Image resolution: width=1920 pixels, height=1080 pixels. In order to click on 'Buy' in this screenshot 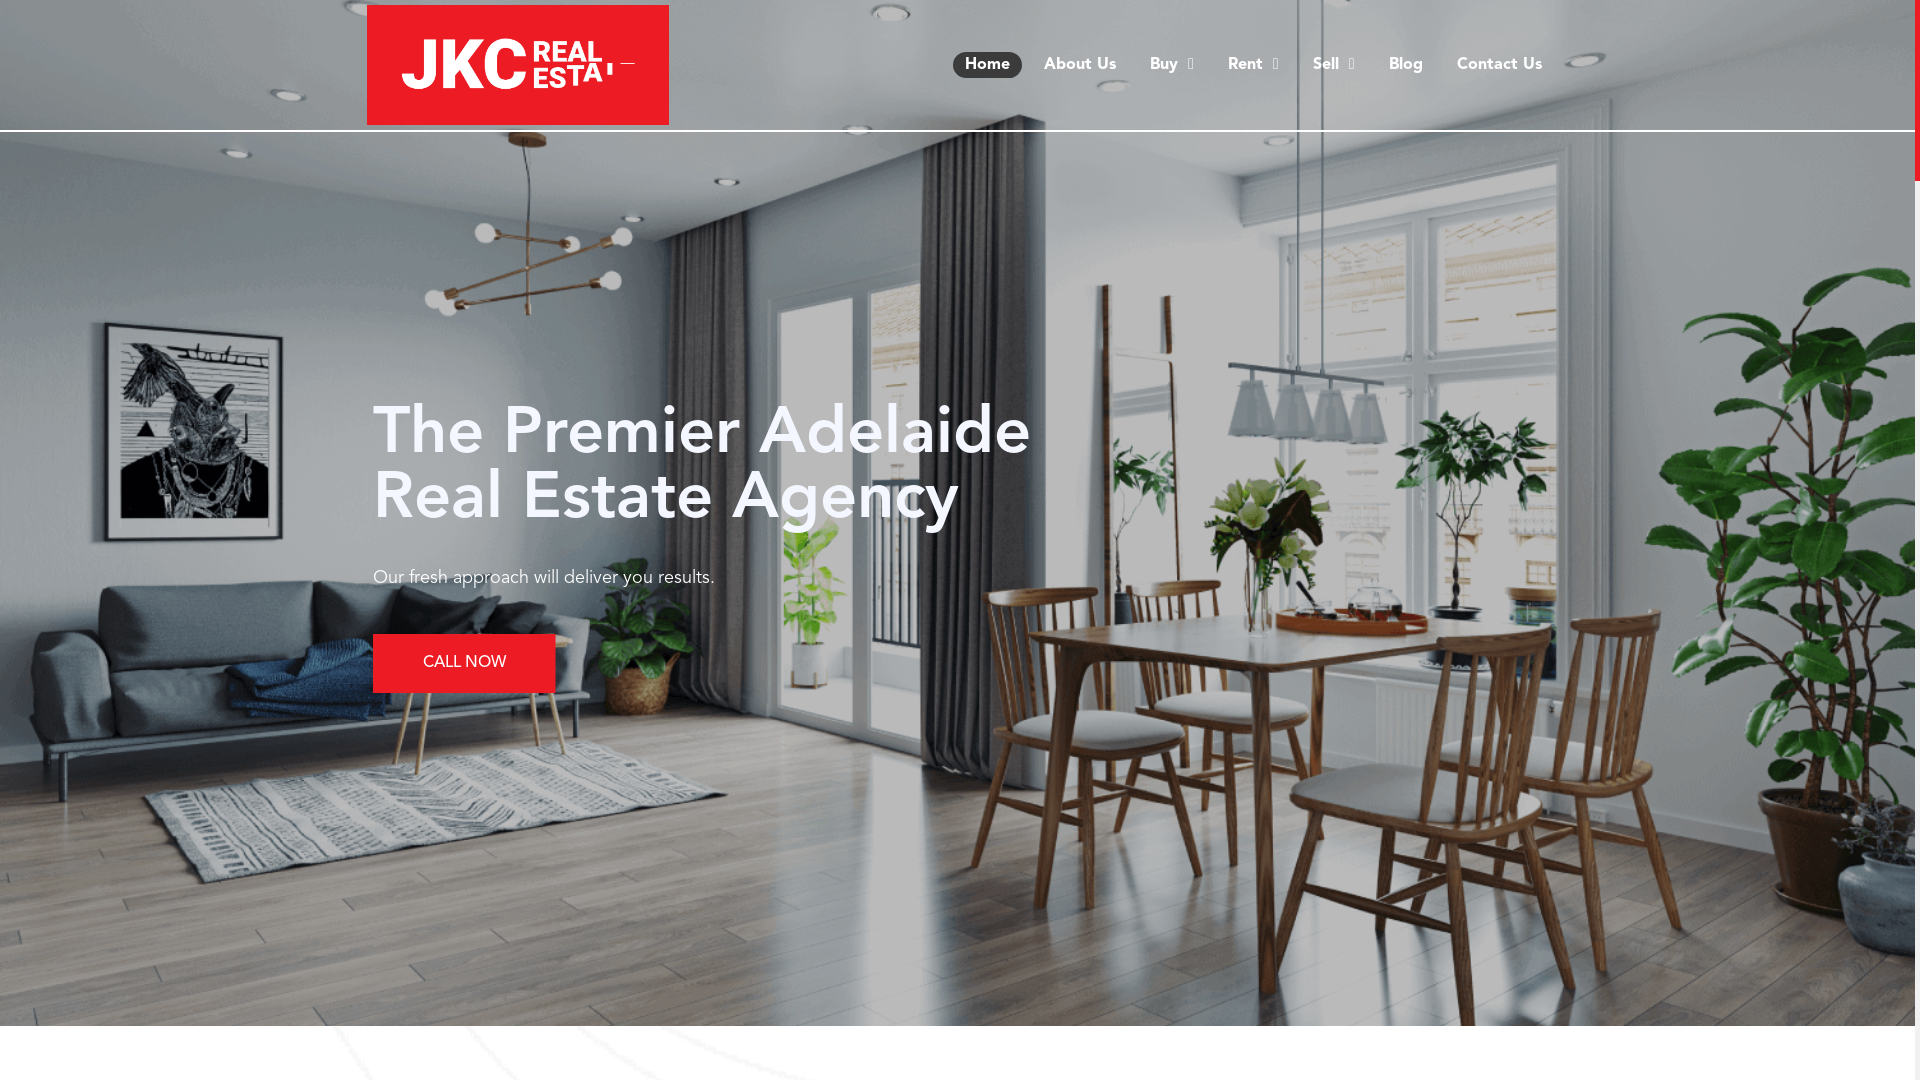, I will do `click(1171, 64)`.